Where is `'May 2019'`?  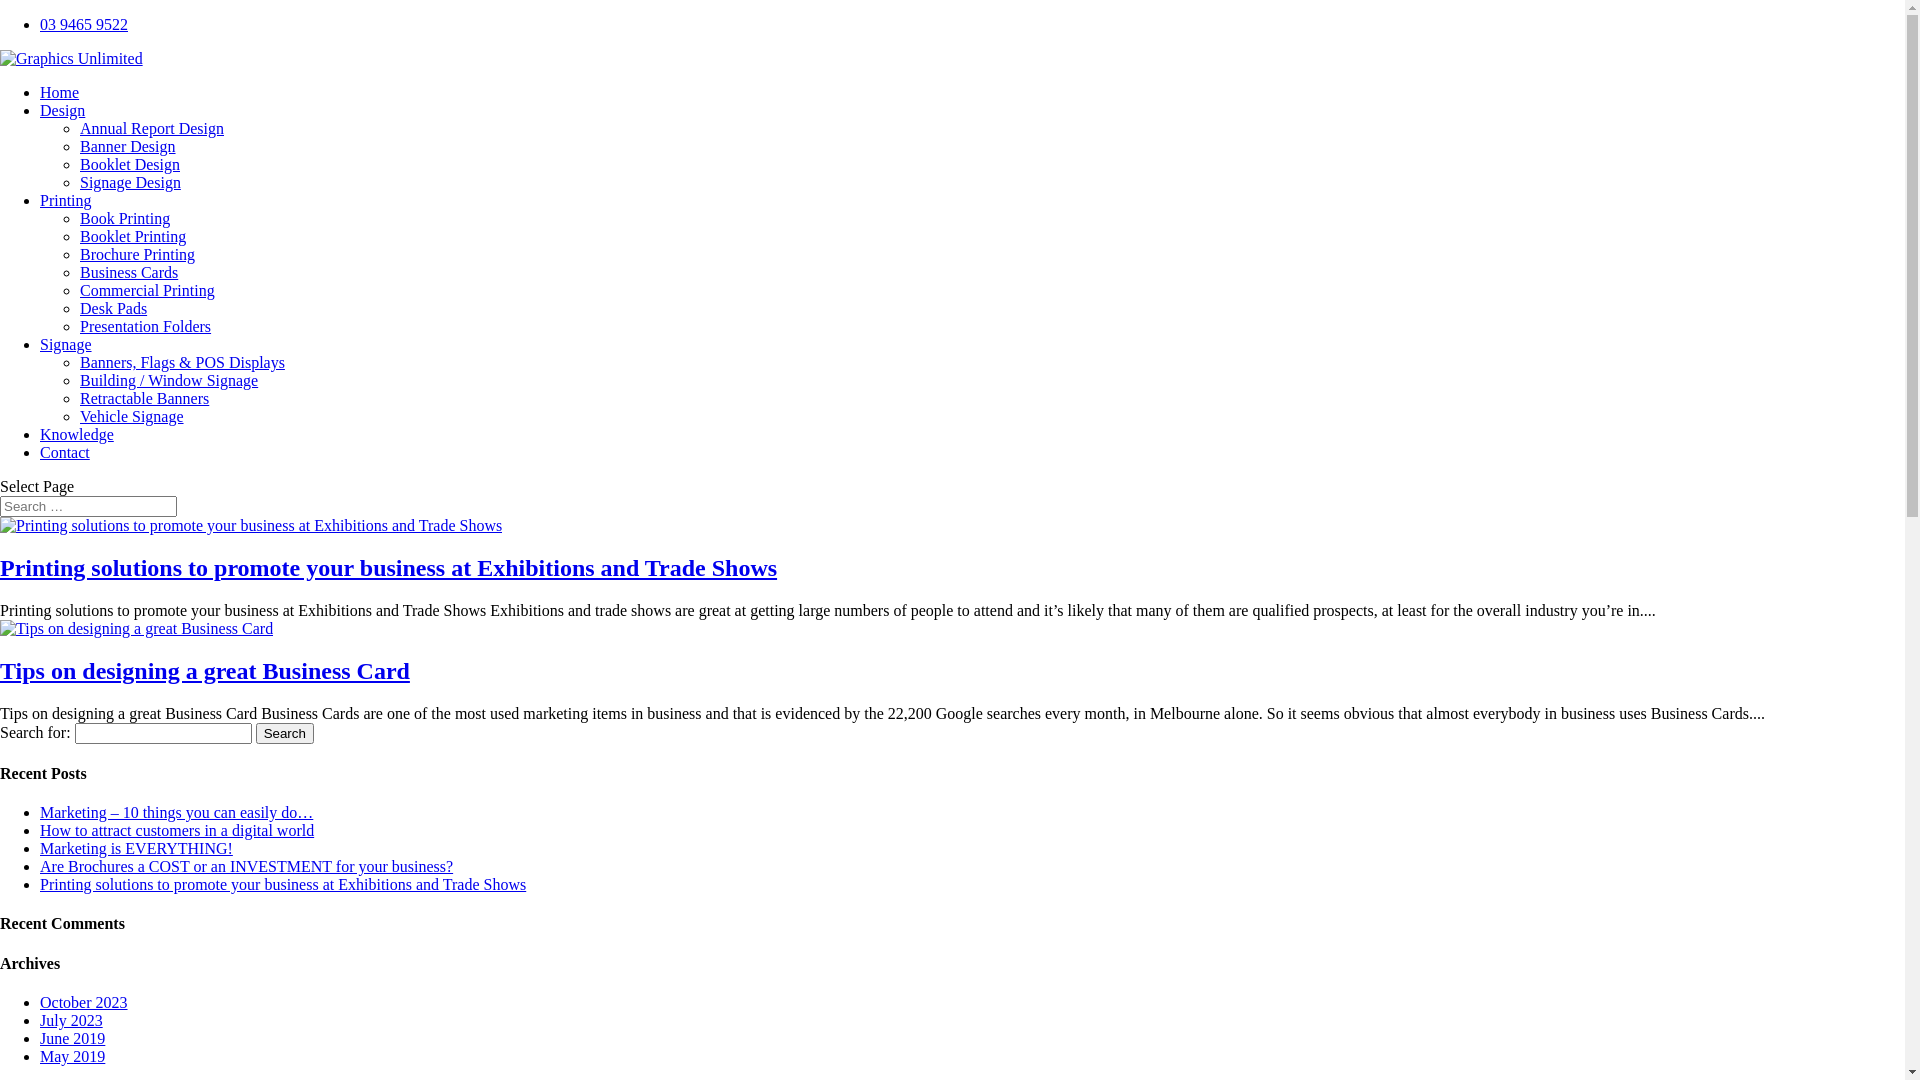
'May 2019' is located at coordinates (72, 1055).